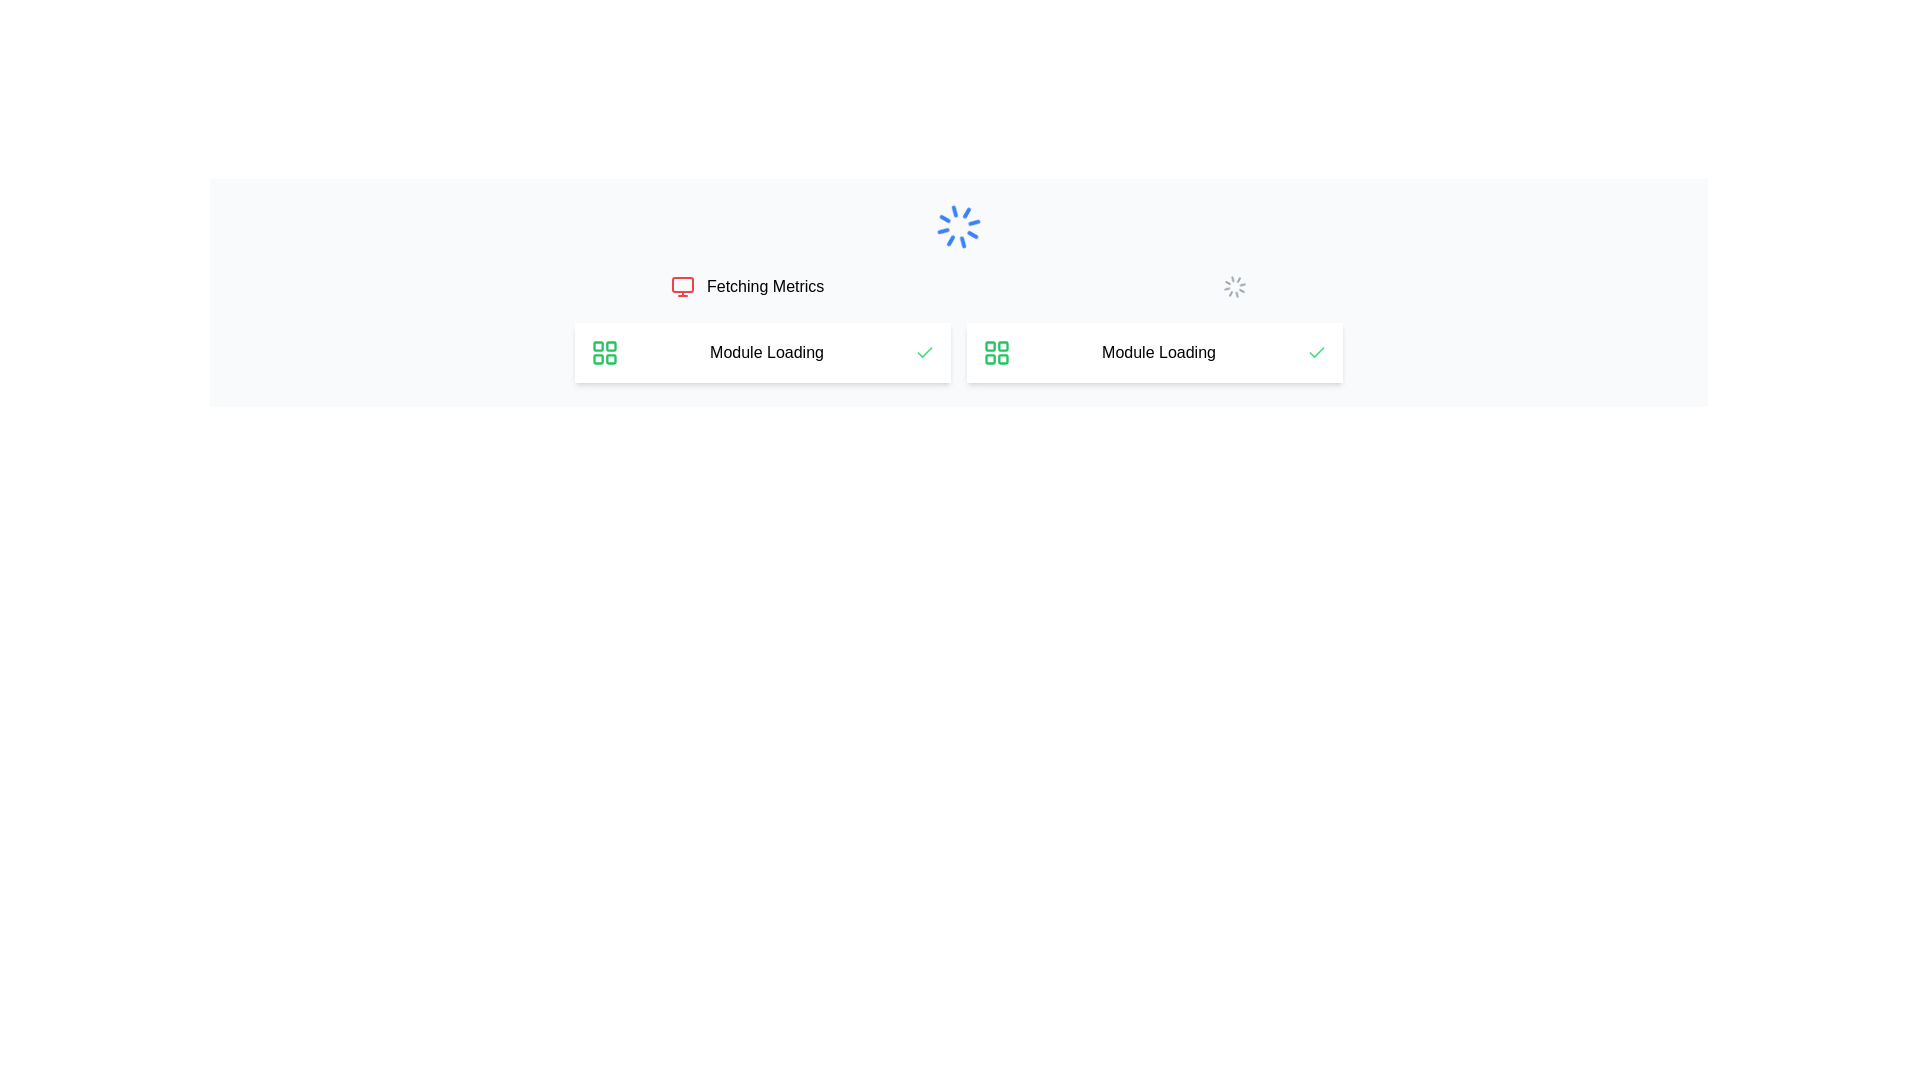 This screenshot has width=1920, height=1080. I want to click on the centrally positioned Spinner or Loading Indicator that indicates an ongoing process, located above the 'Module Loading' sections, so click(958, 225).